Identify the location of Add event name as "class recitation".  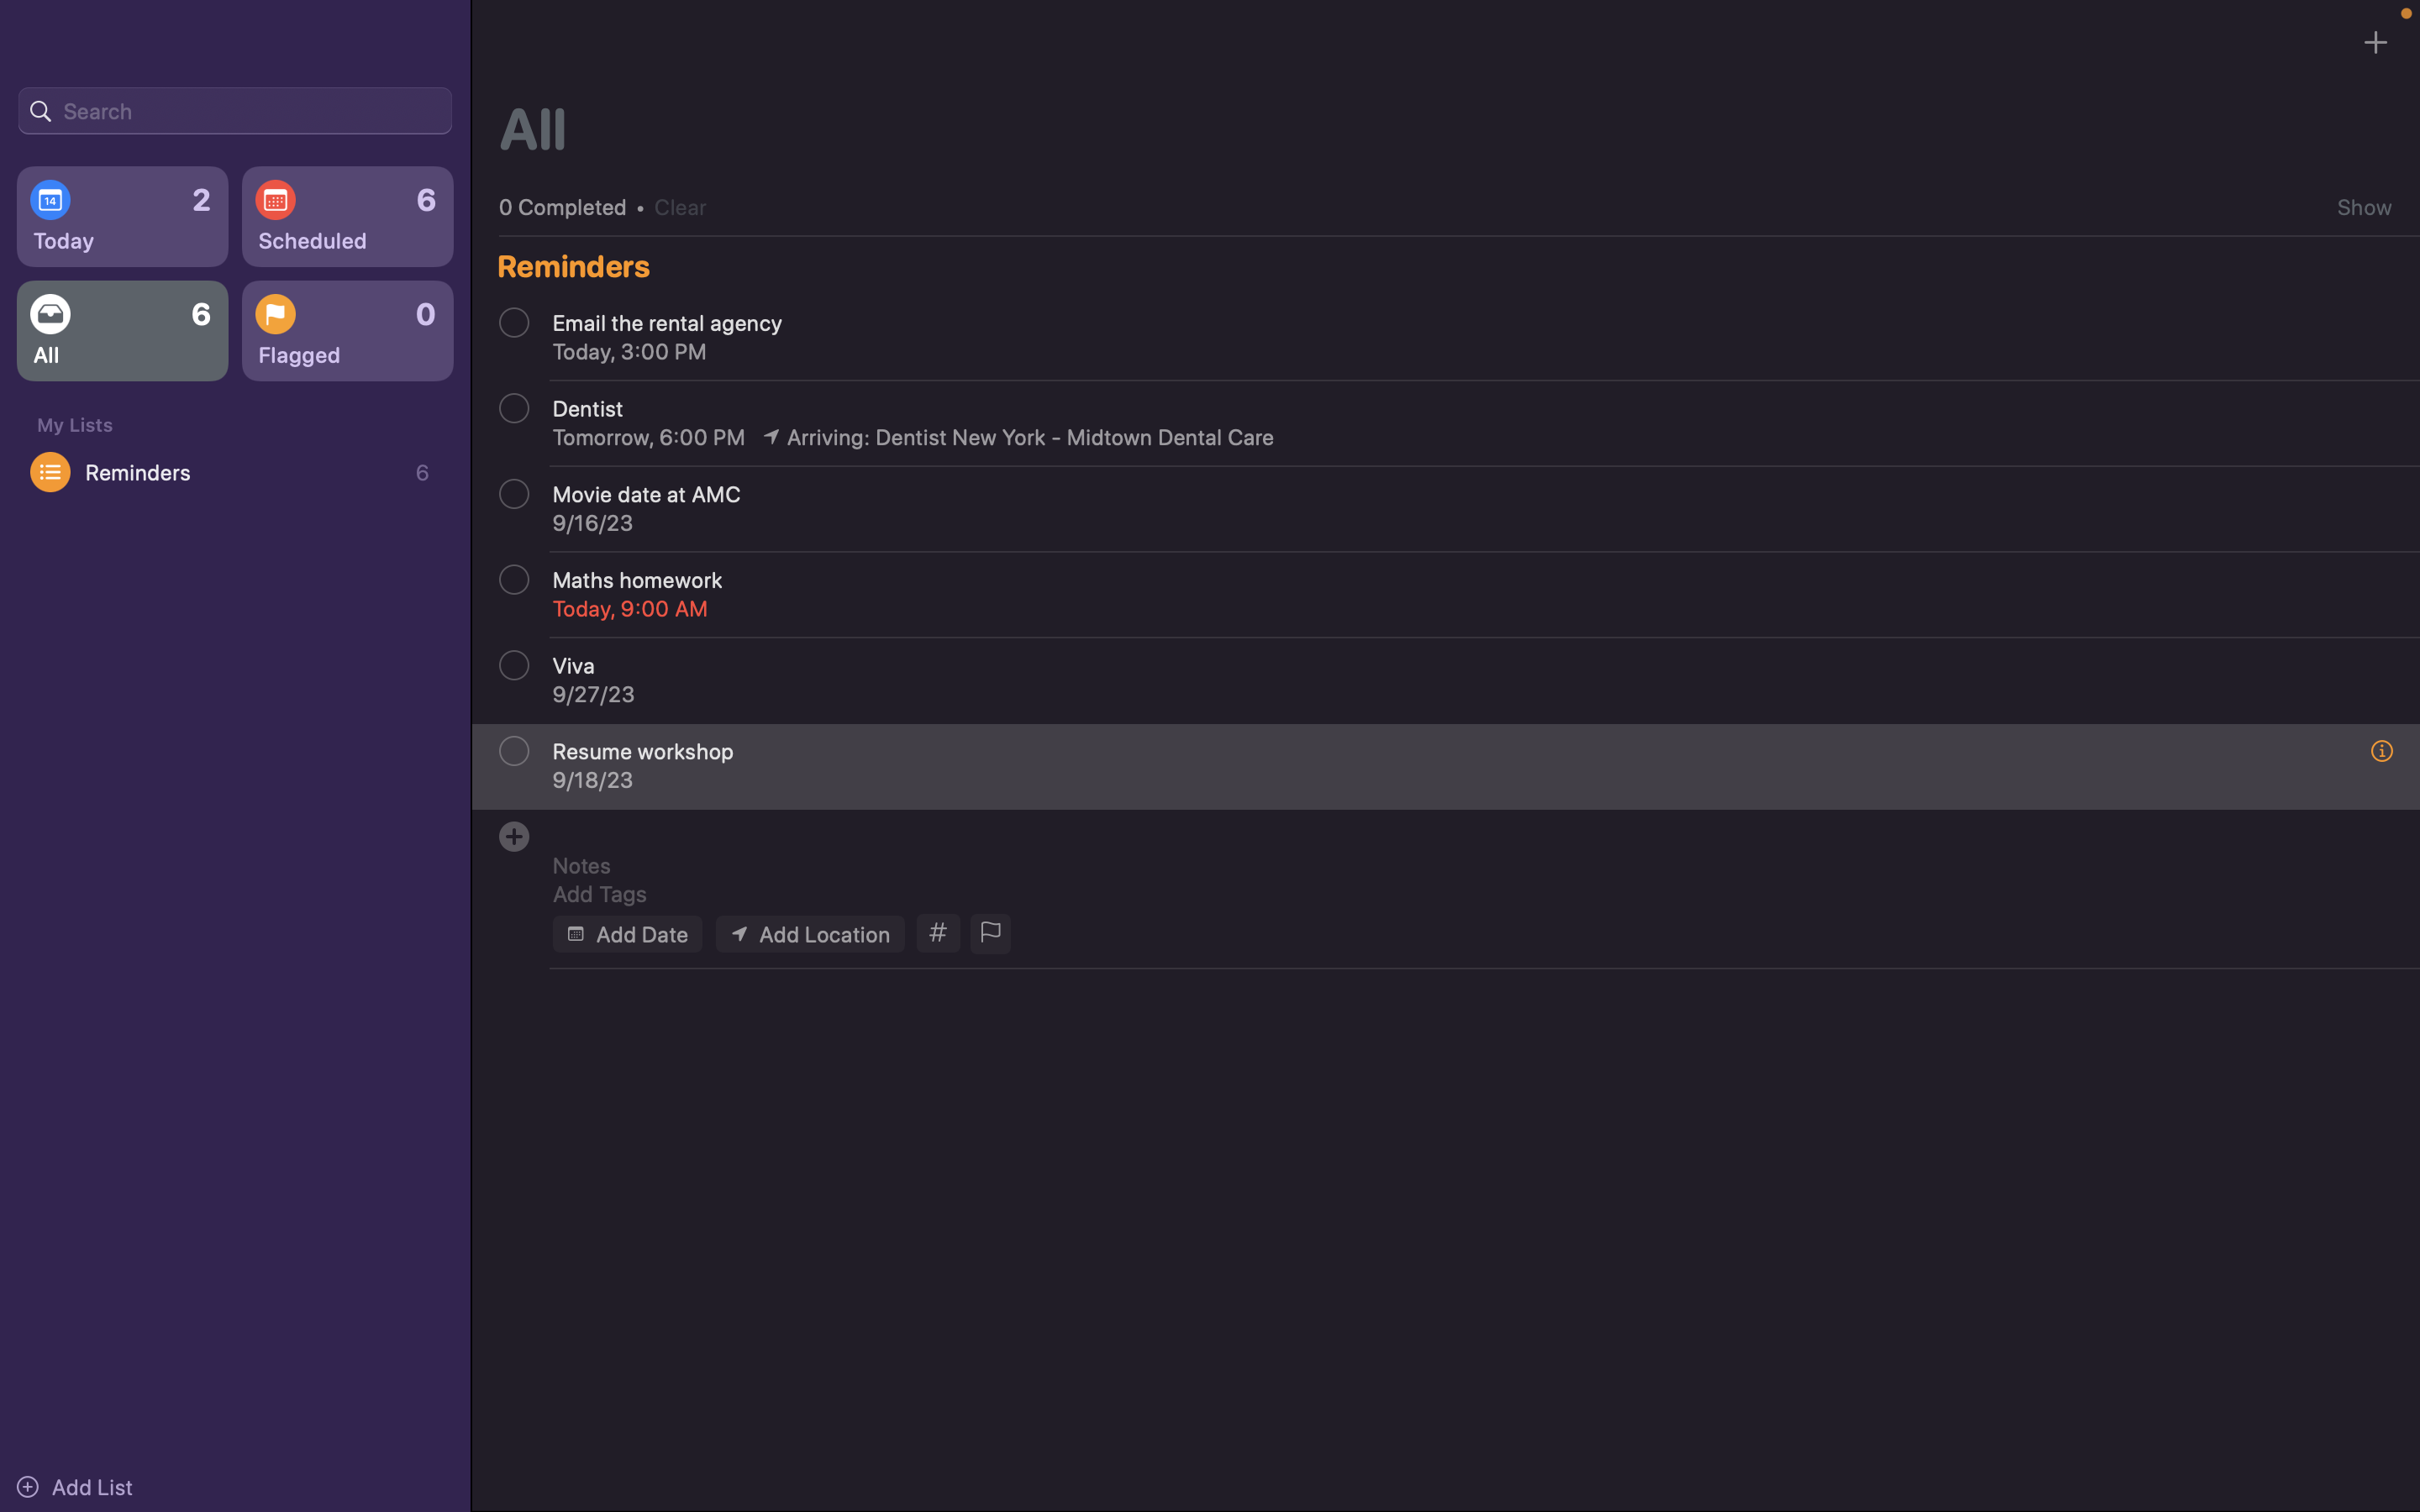
(1456, 830).